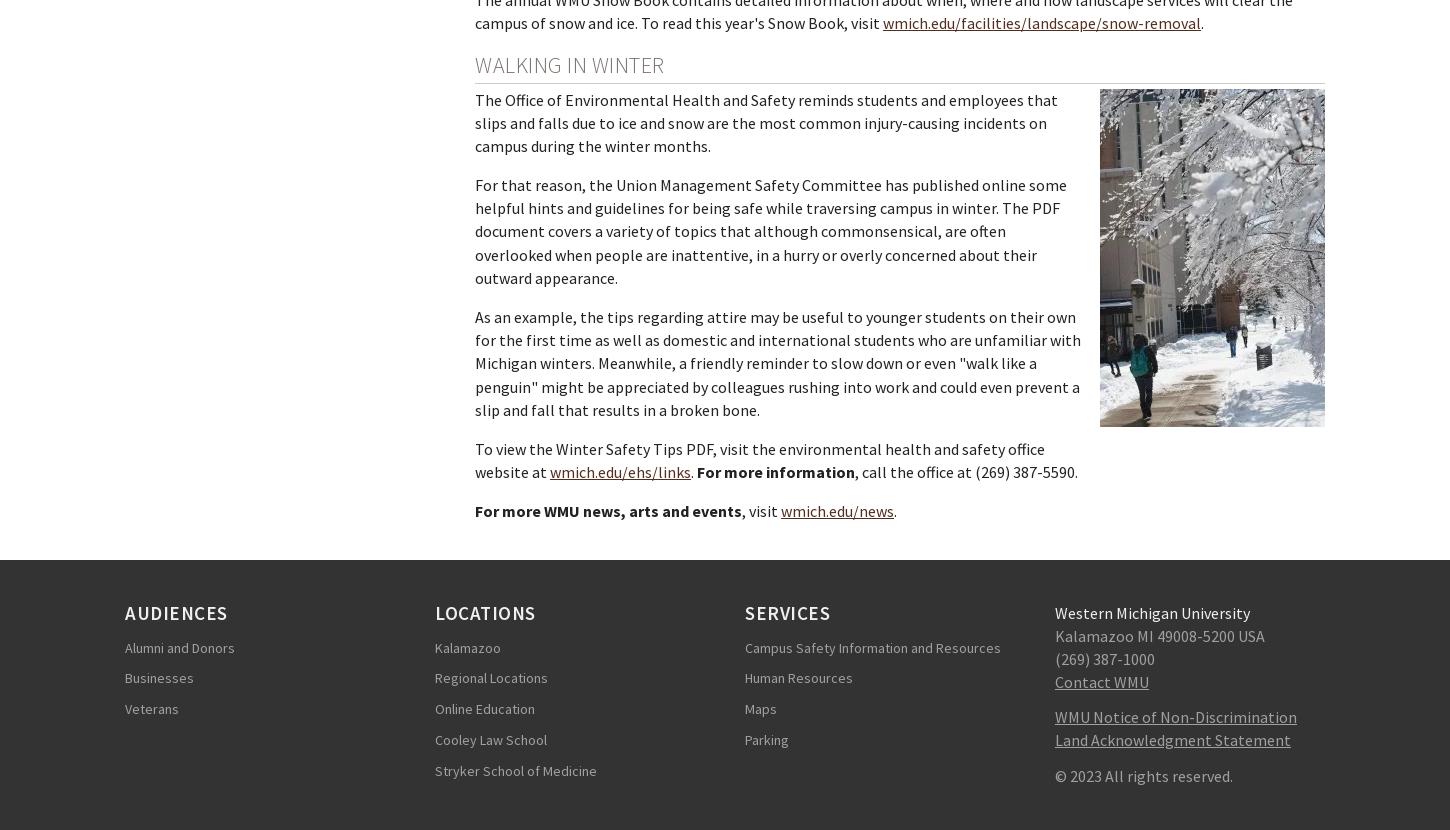  What do you see at coordinates (787, 611) in the screenshot?
I see `'Services'` at bounding box center [787, 611].